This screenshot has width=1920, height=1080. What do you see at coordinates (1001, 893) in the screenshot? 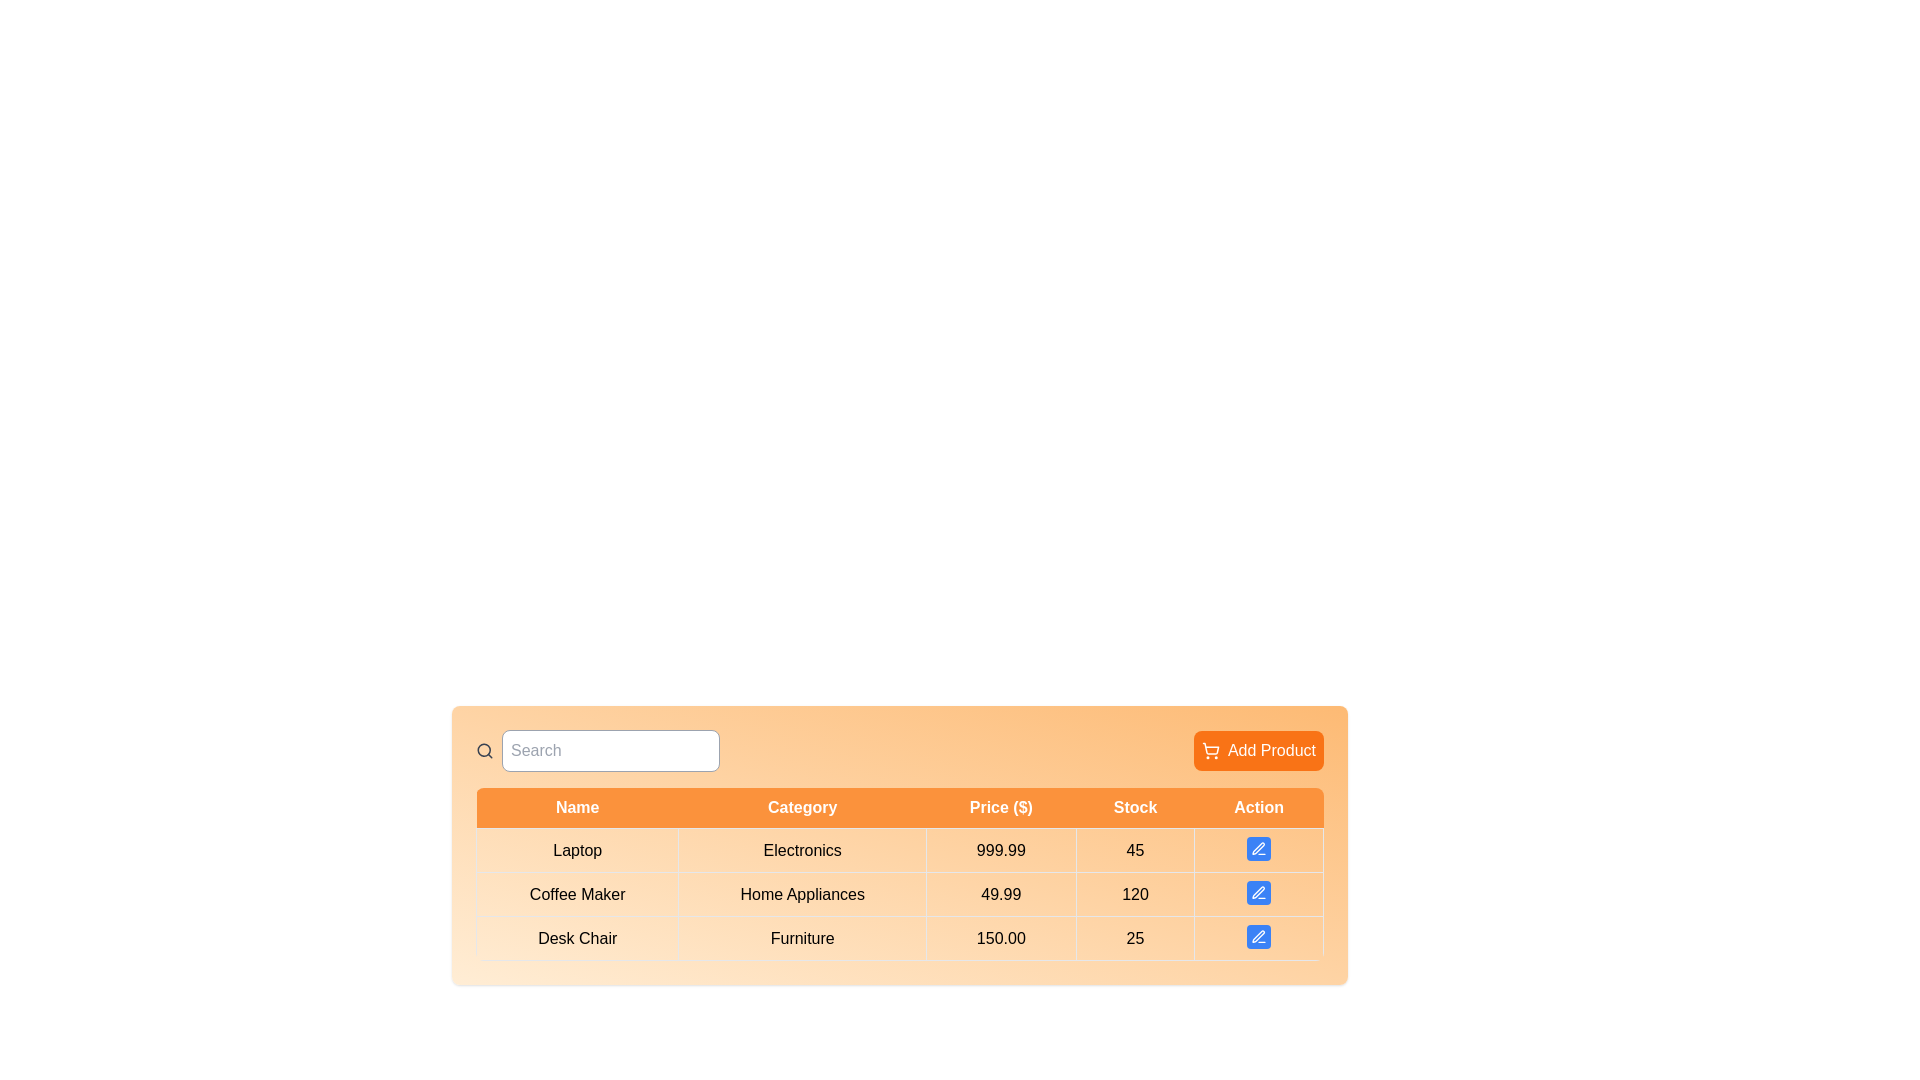
I see `price displayed in the text block showing '49.99' under the 'Price ($)' column in the second row of the table` at bounding box center [1001, 893].